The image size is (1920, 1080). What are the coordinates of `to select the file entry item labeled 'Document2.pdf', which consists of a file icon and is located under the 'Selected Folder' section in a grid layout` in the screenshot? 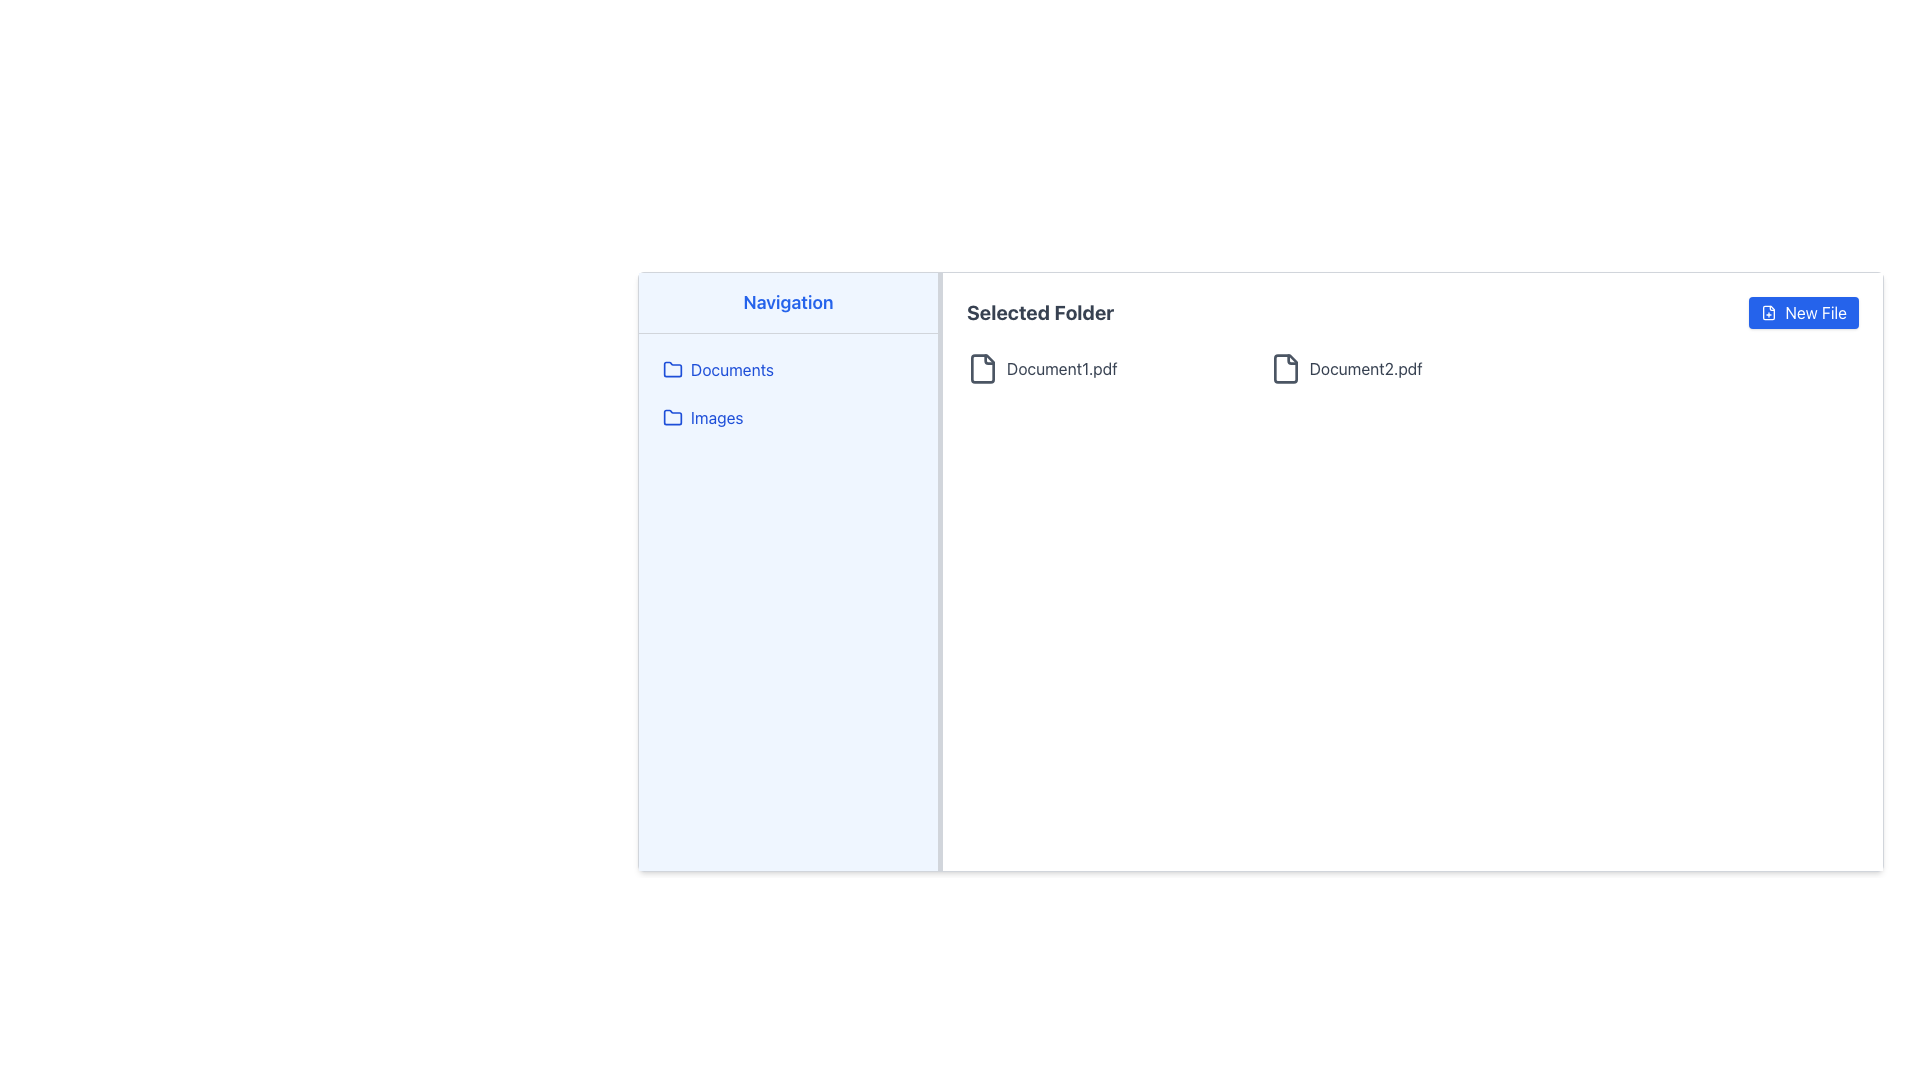 It's located at (1411, 369).